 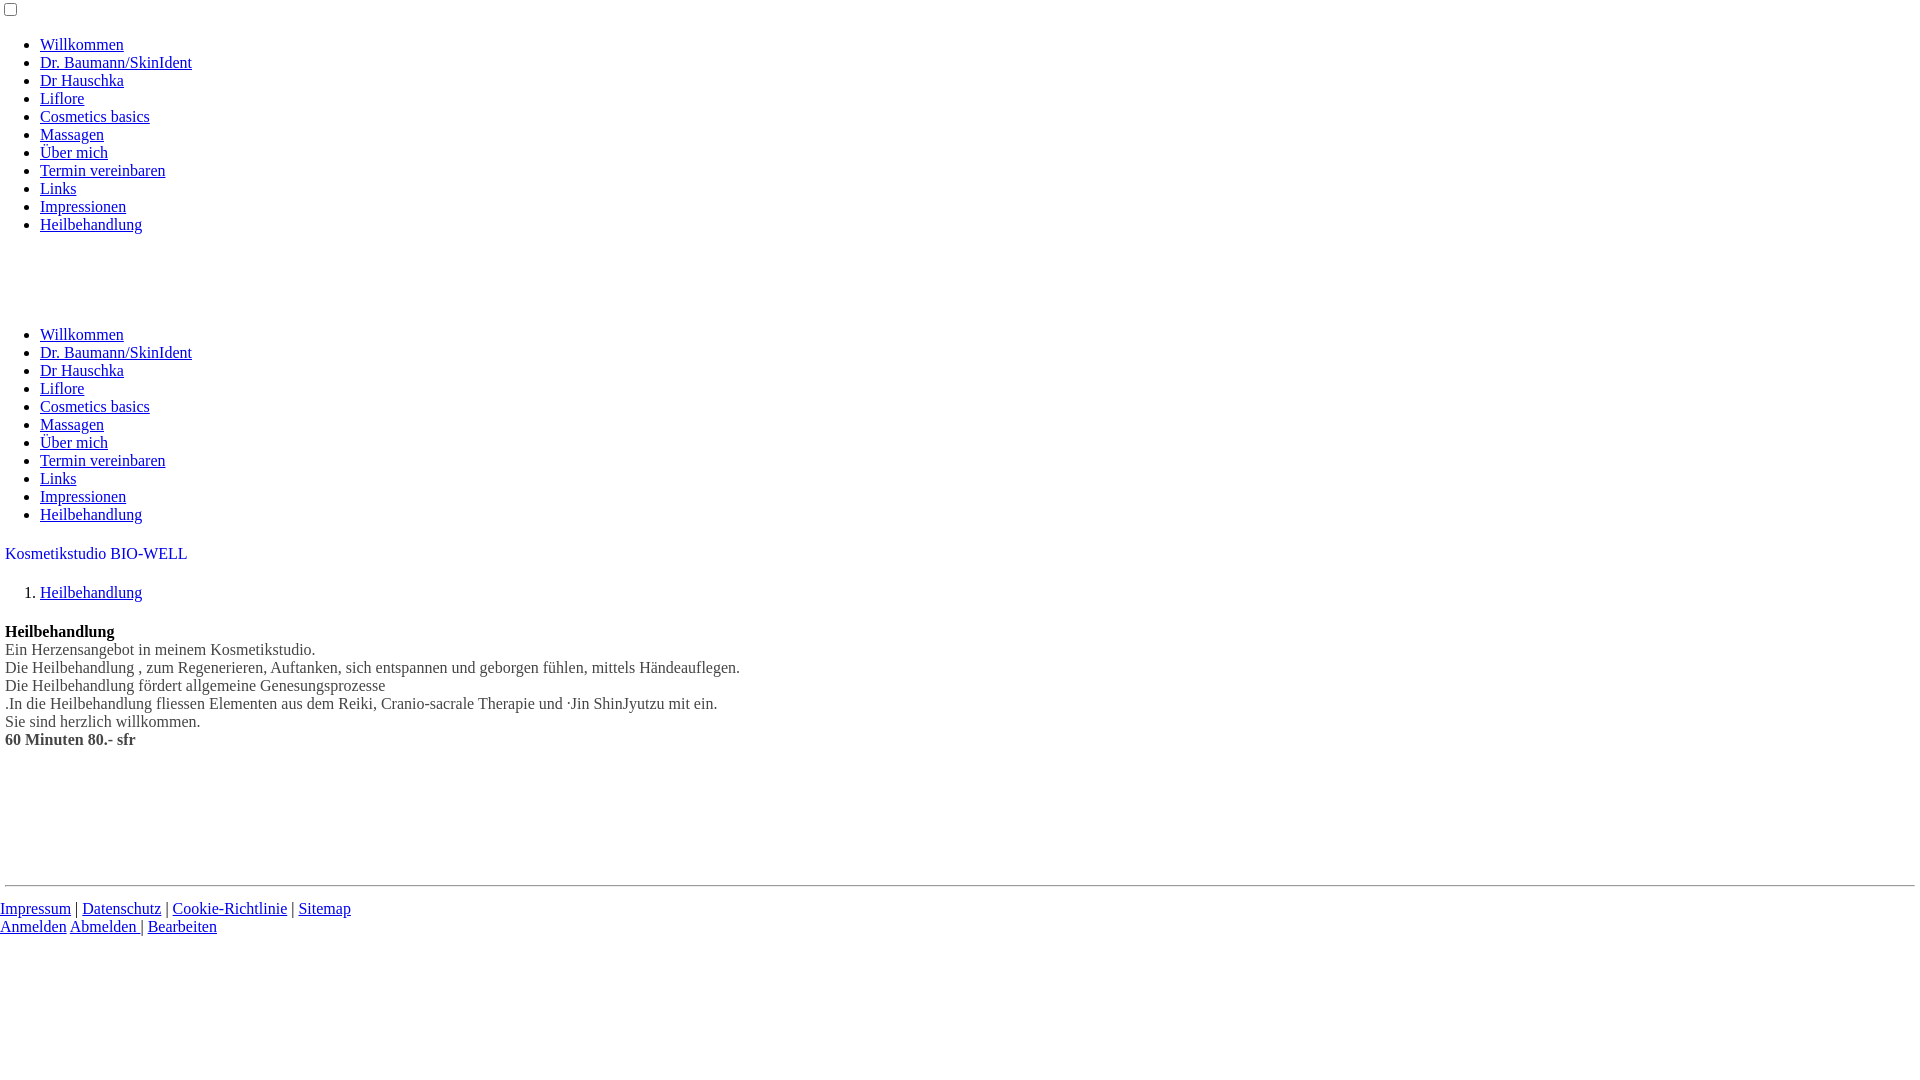 I want to click on 'Impressionen', so click(x=39, y=206).